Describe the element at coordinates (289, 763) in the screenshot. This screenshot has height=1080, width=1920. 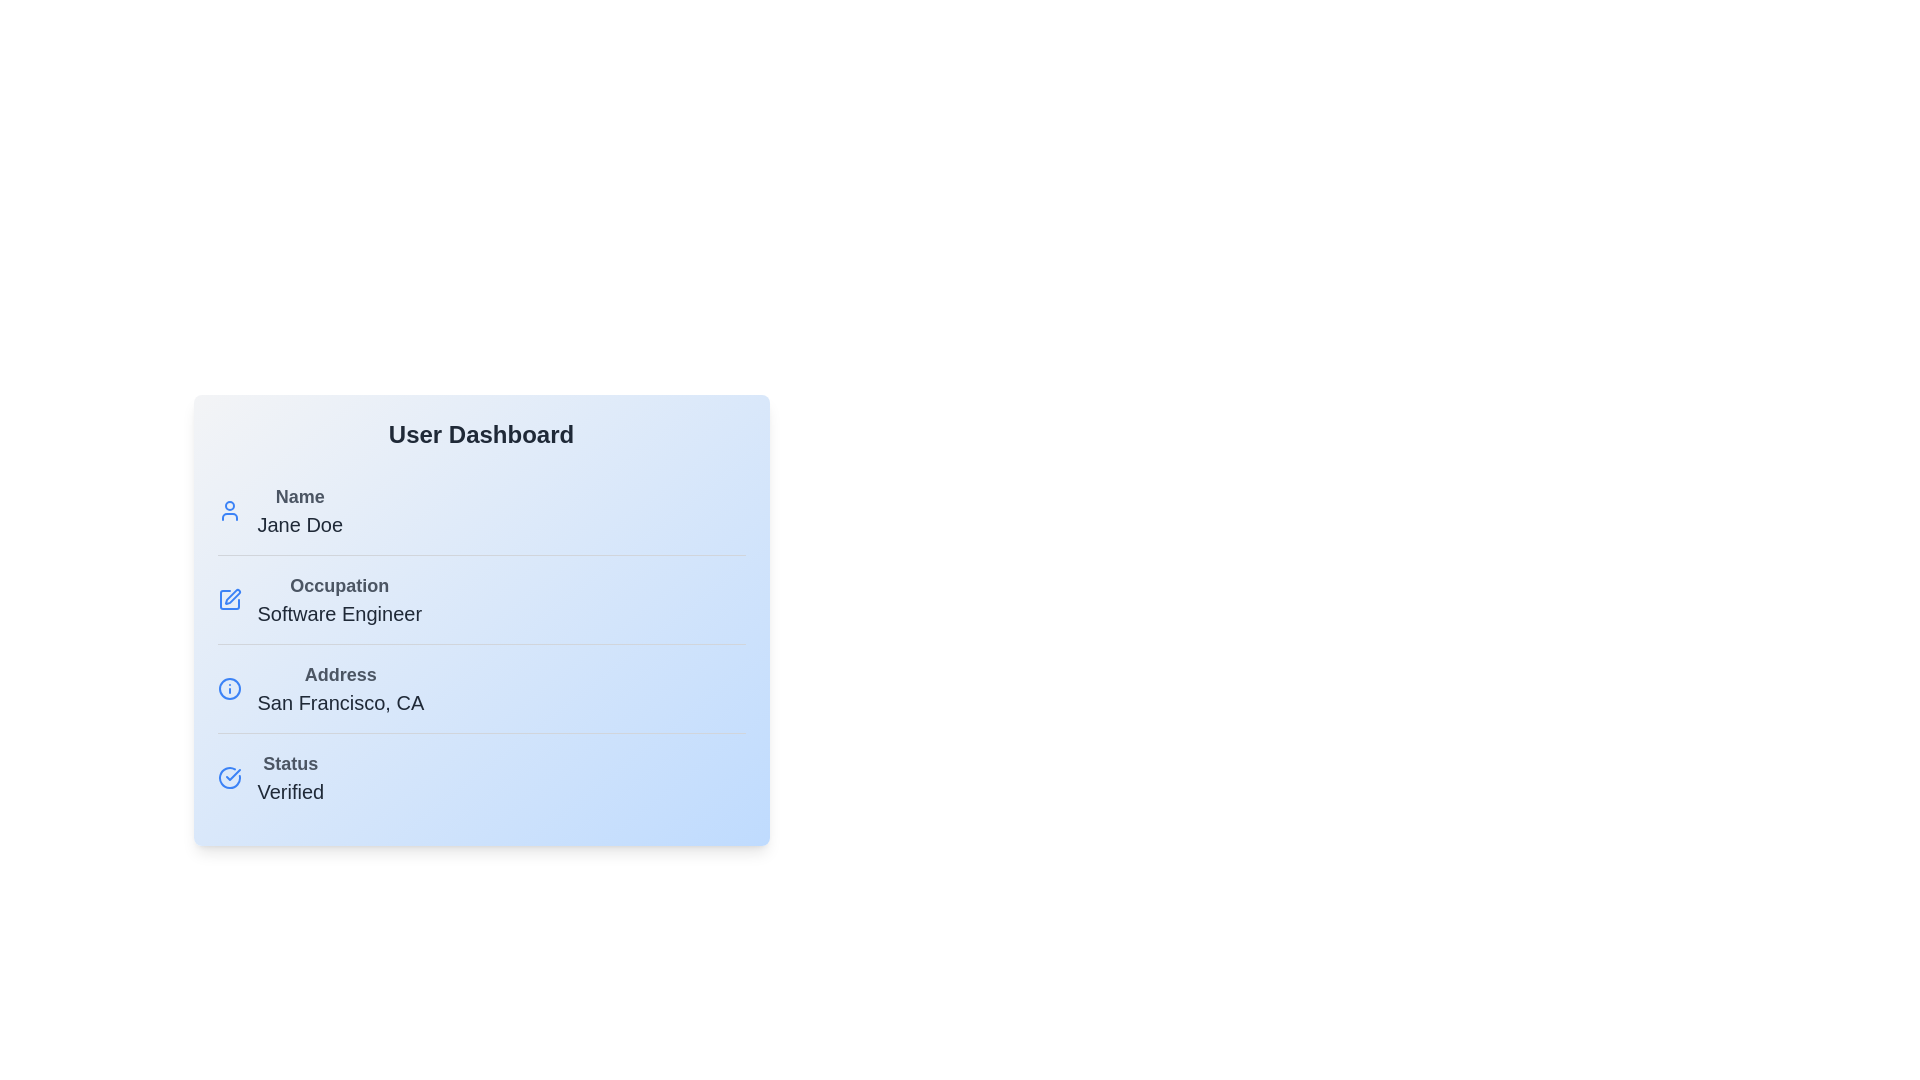
I see `the 'Status' text label which is styled with a gray font color, bold weight, and medium size, located at the bottom of the user card layout` at that location.